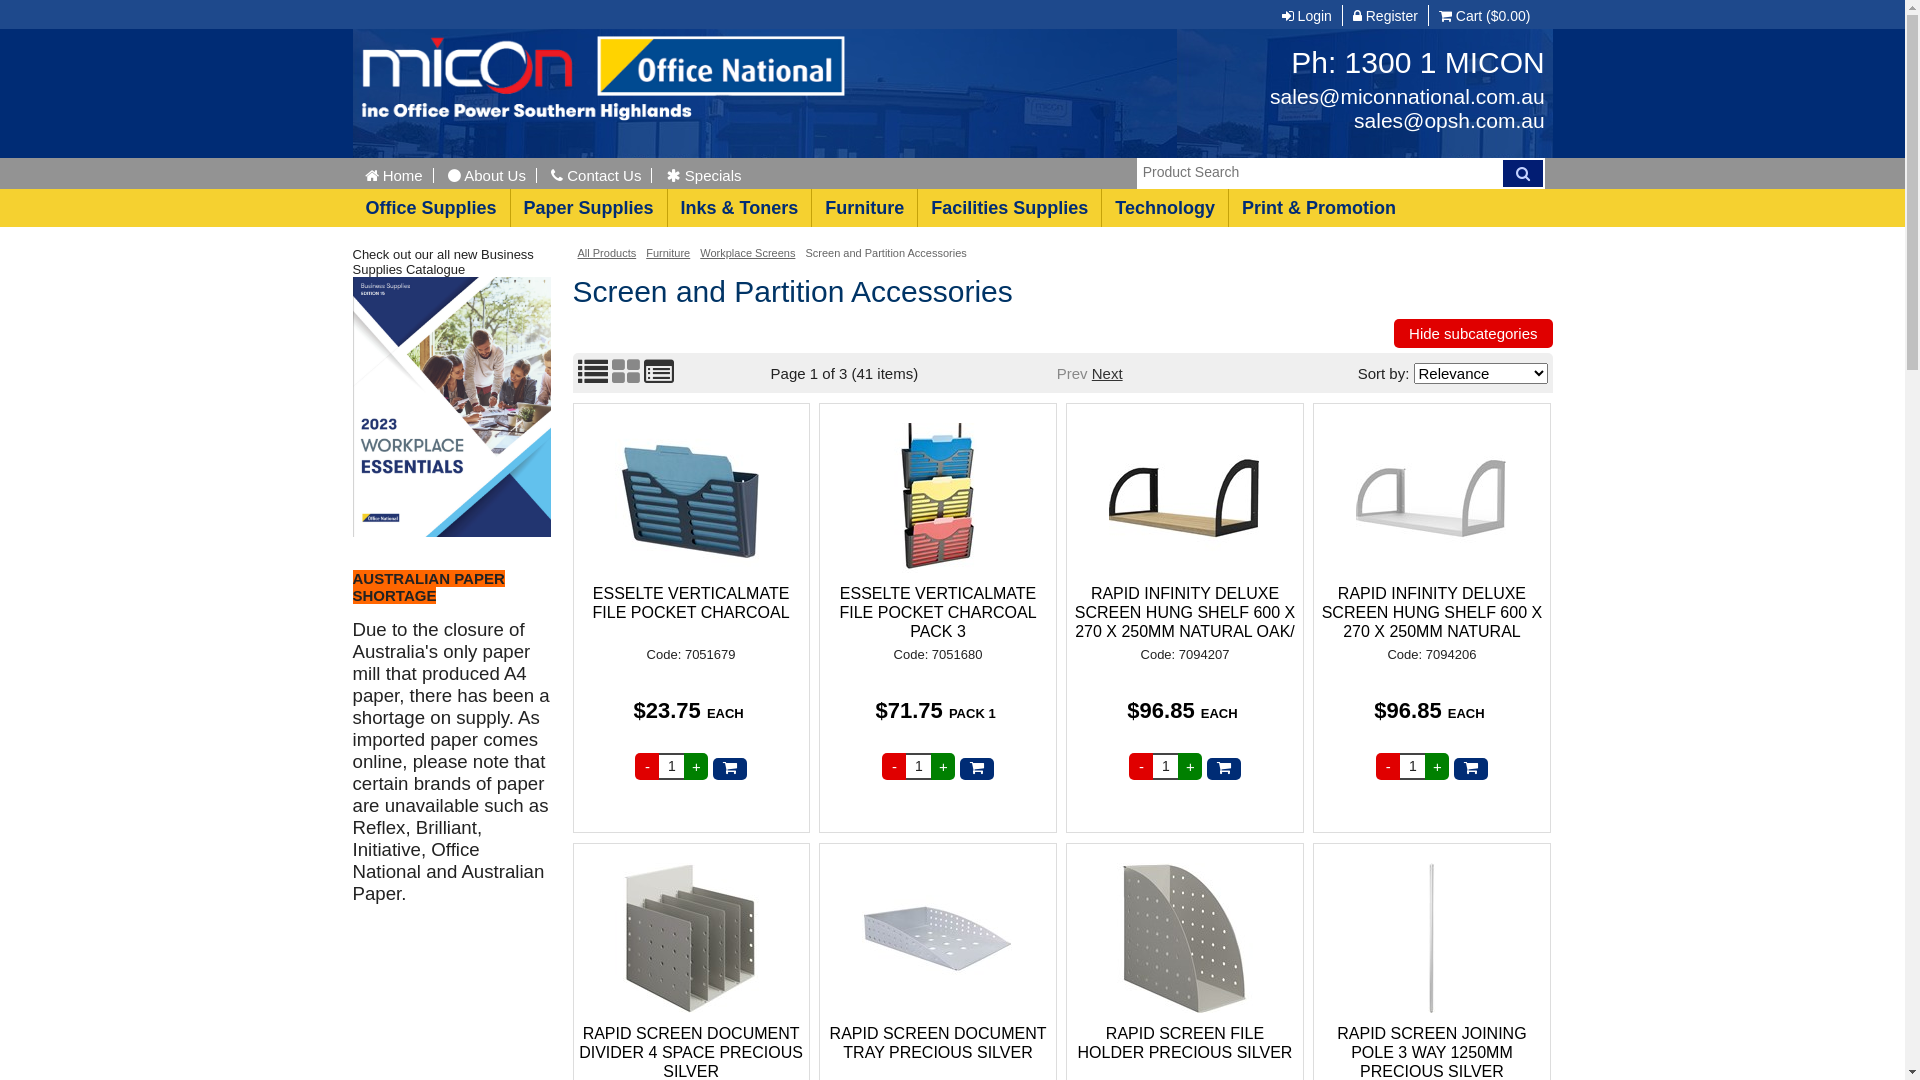 The height and width of the screenshot is (1080, 1920). What do you see at coordinates (704, 174) in the screenshot?
I see `'Specials'` at bounding box center [704, 174].